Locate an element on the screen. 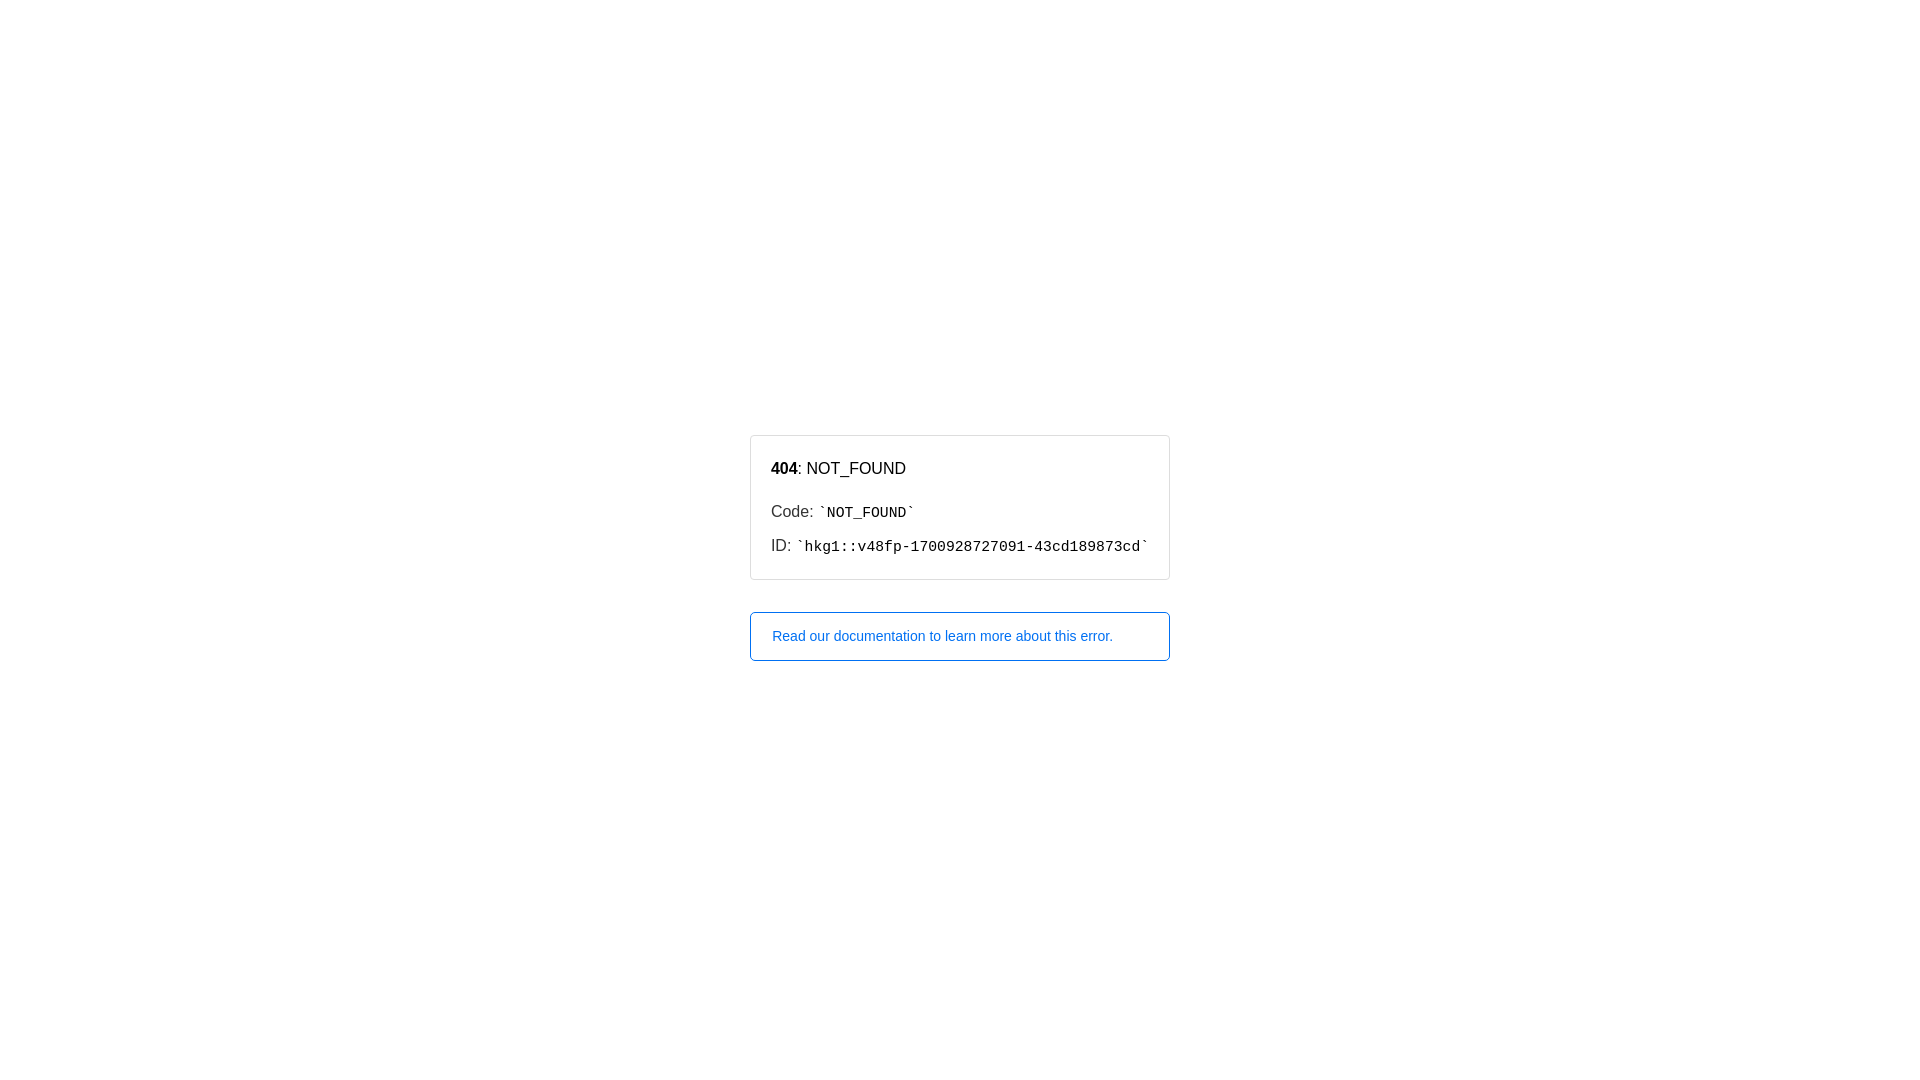  'Read our documentation to learn more about this error.' is located at coordinates (960, 636).